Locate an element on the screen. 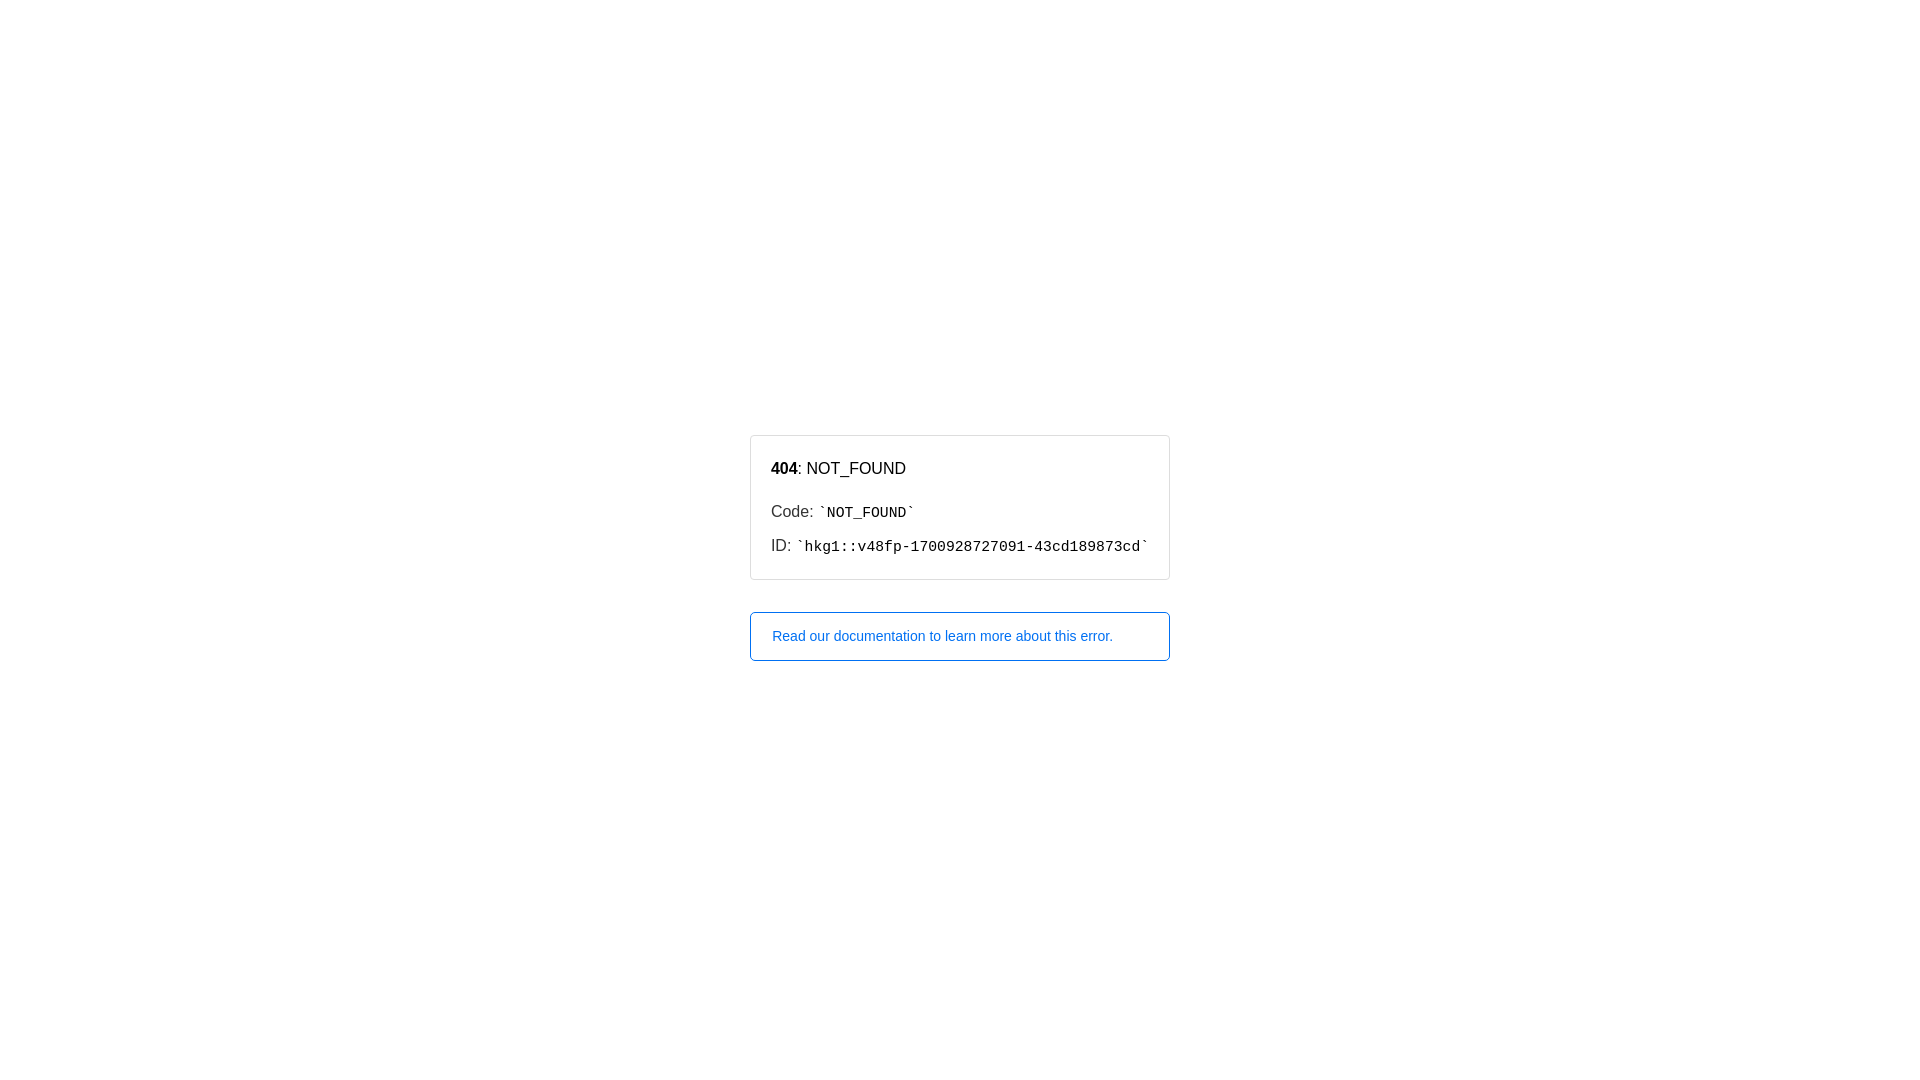  'Read our documentation to learn more about this error.' is located at coordinates (960, 636).